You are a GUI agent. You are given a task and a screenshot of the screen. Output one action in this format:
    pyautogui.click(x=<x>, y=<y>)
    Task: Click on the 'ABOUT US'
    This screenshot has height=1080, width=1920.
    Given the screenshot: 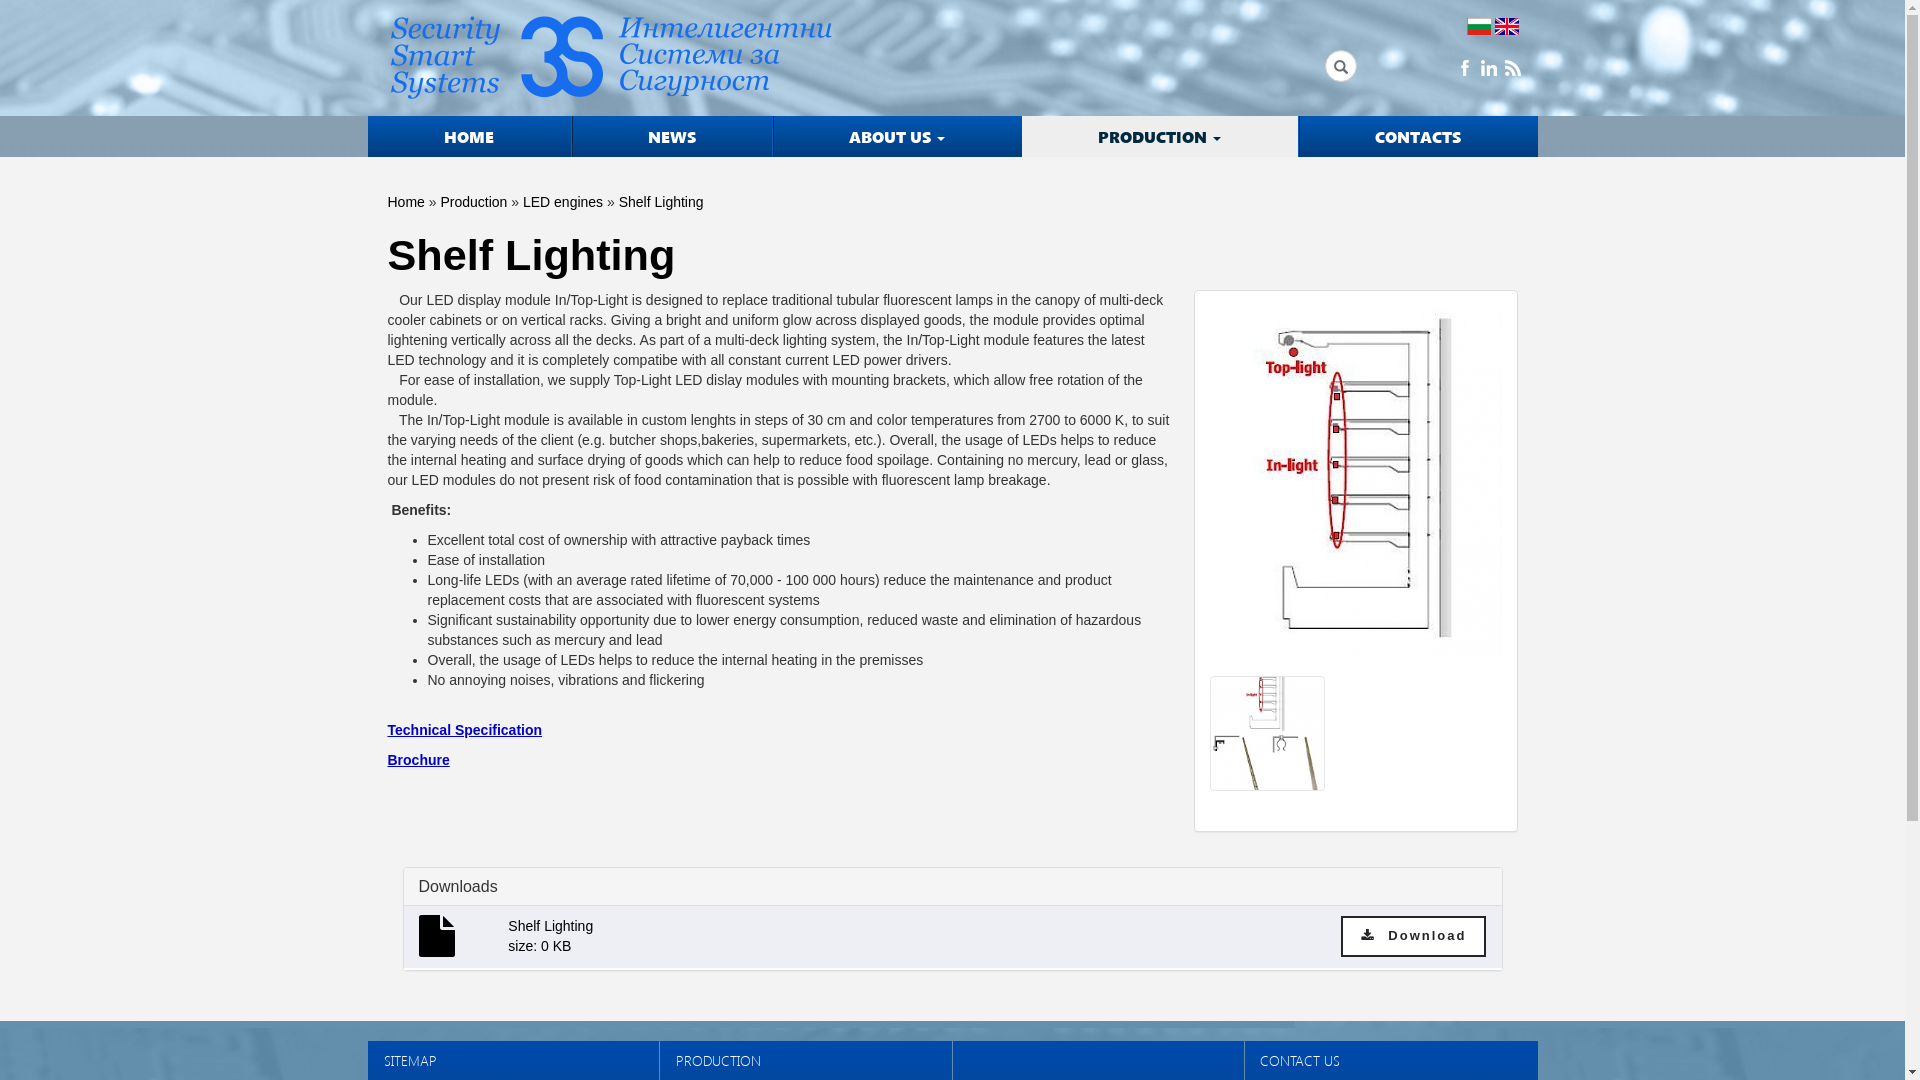 What is the action you would take?
    pyautogui.click(x=895, y=135)
    